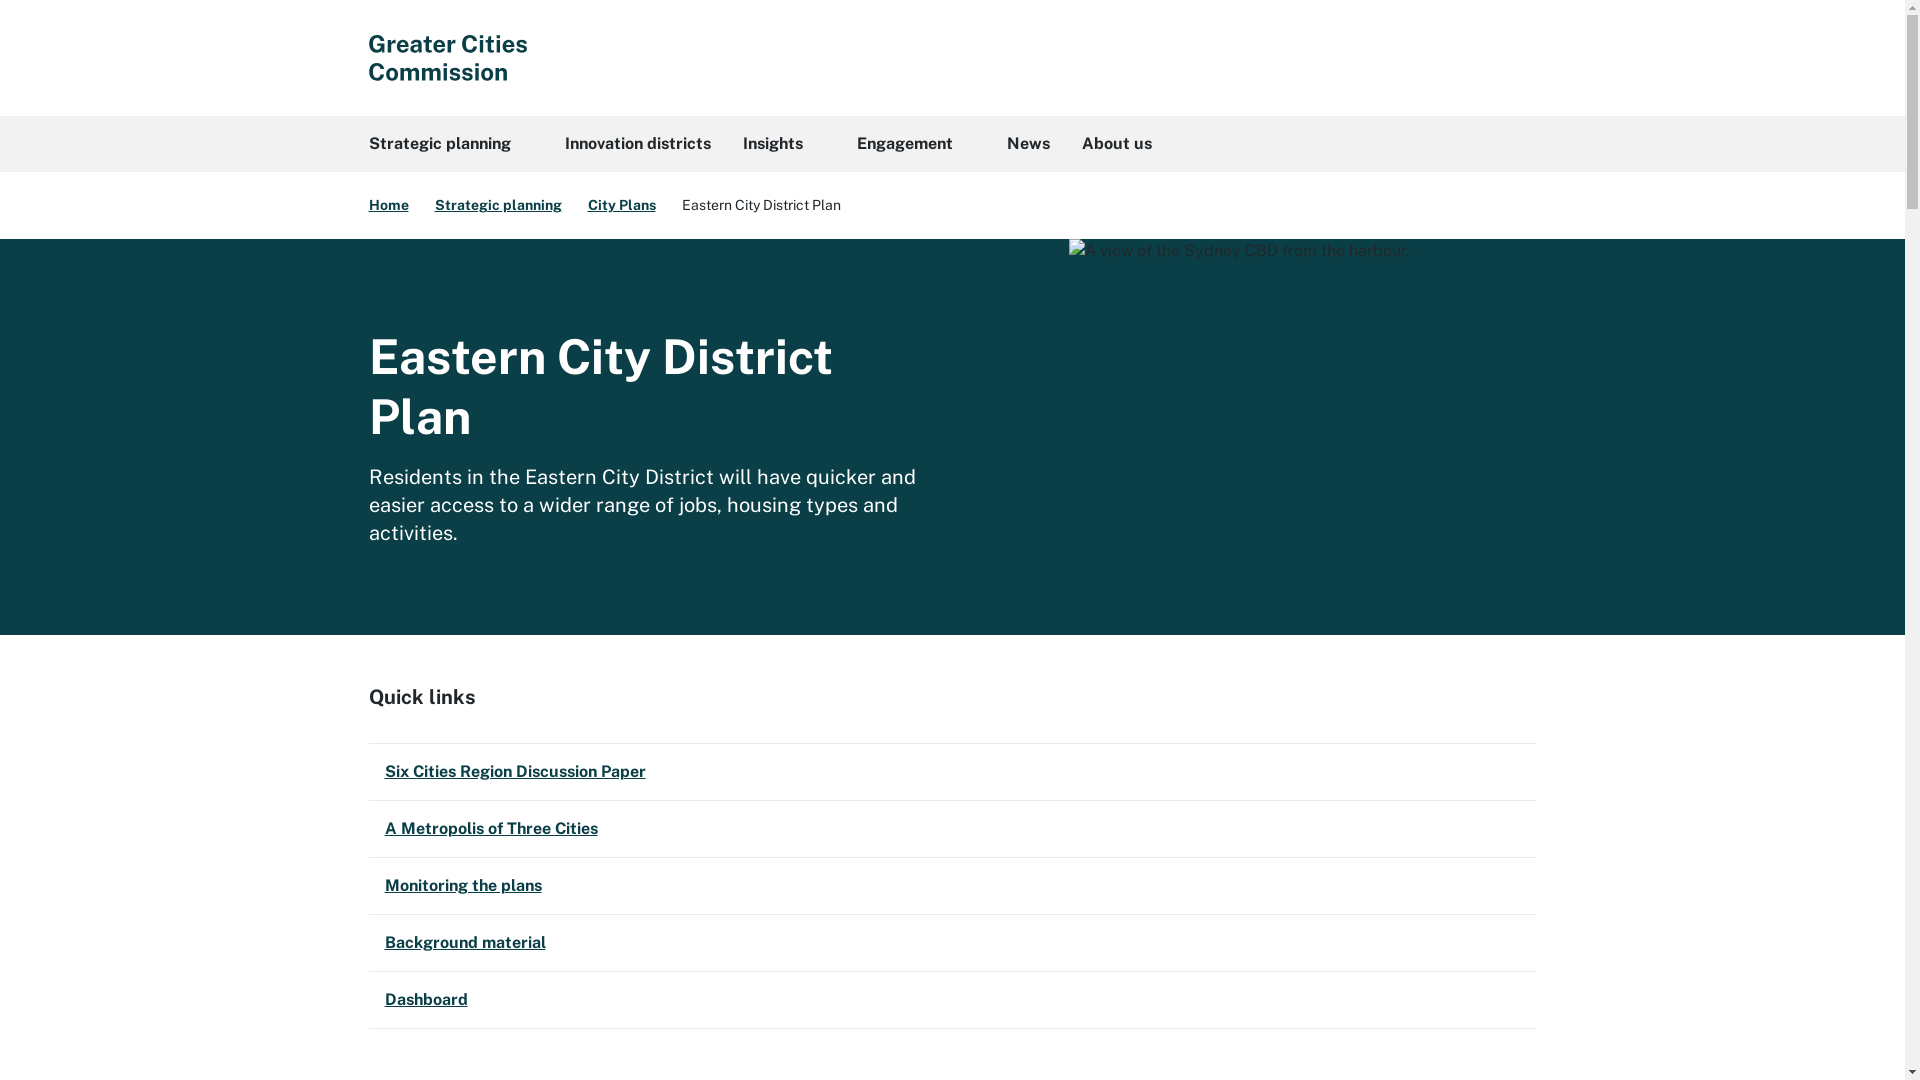 The width and height of the screenshot is (1920, 1080). What do you see at coordinates (950, 999) in the screenshot?
I see `'Dashboard'` at bounding box center [950, 999].